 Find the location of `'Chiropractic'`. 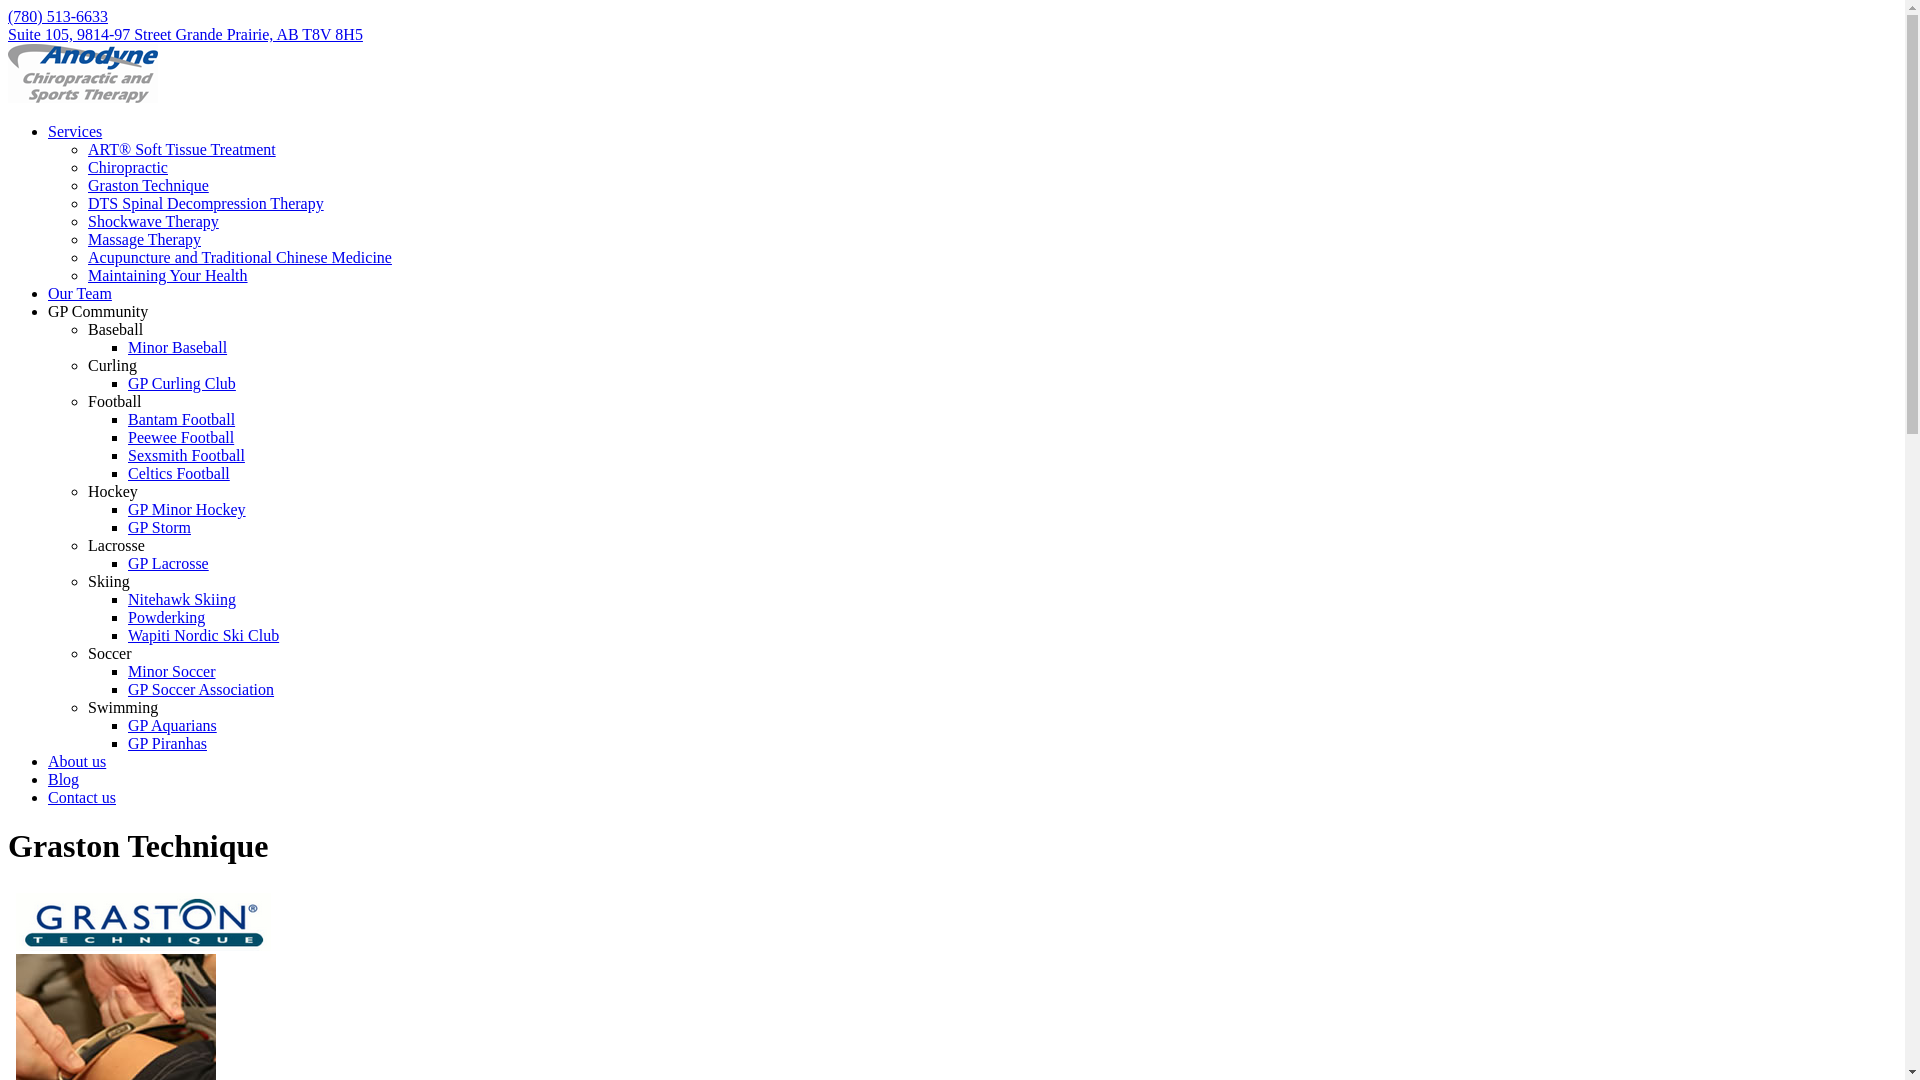

'Chiropractic' is located at coordinates (127, 166).